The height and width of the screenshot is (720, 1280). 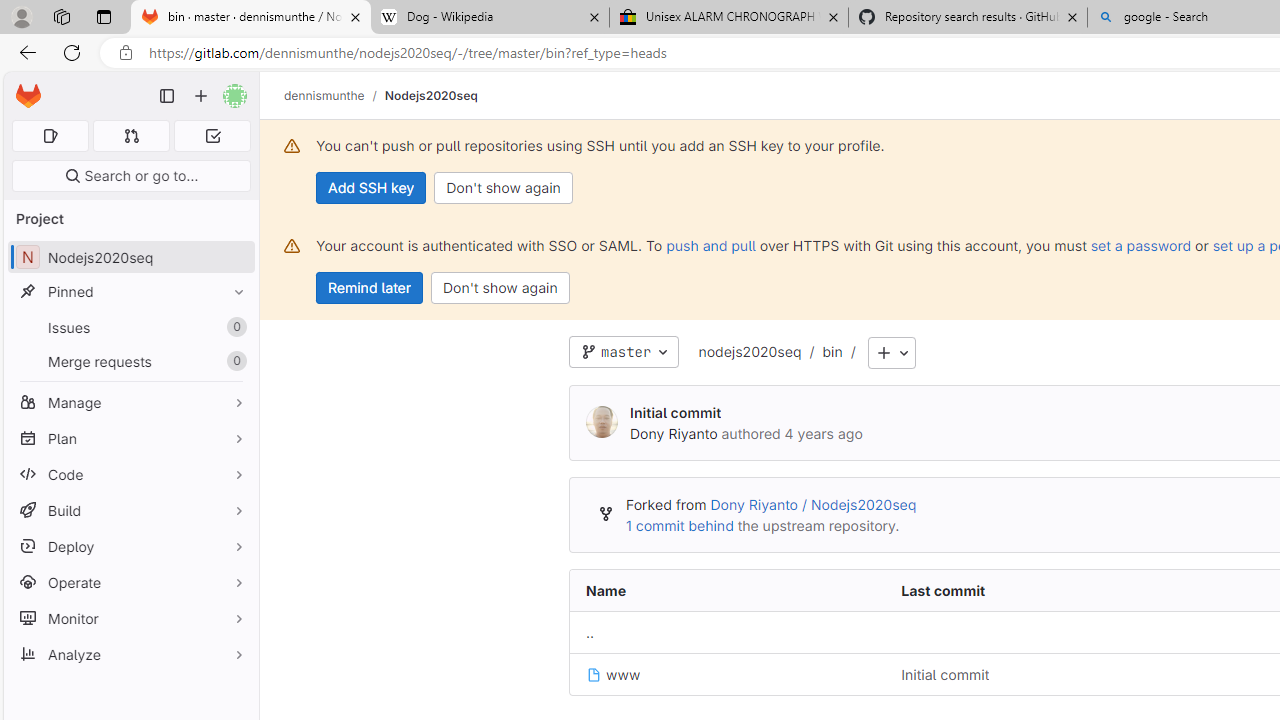 What do you see at coordinates (130, 291) in the screenshot?
I see `'Pinned'` at bounding box center [130, 291].